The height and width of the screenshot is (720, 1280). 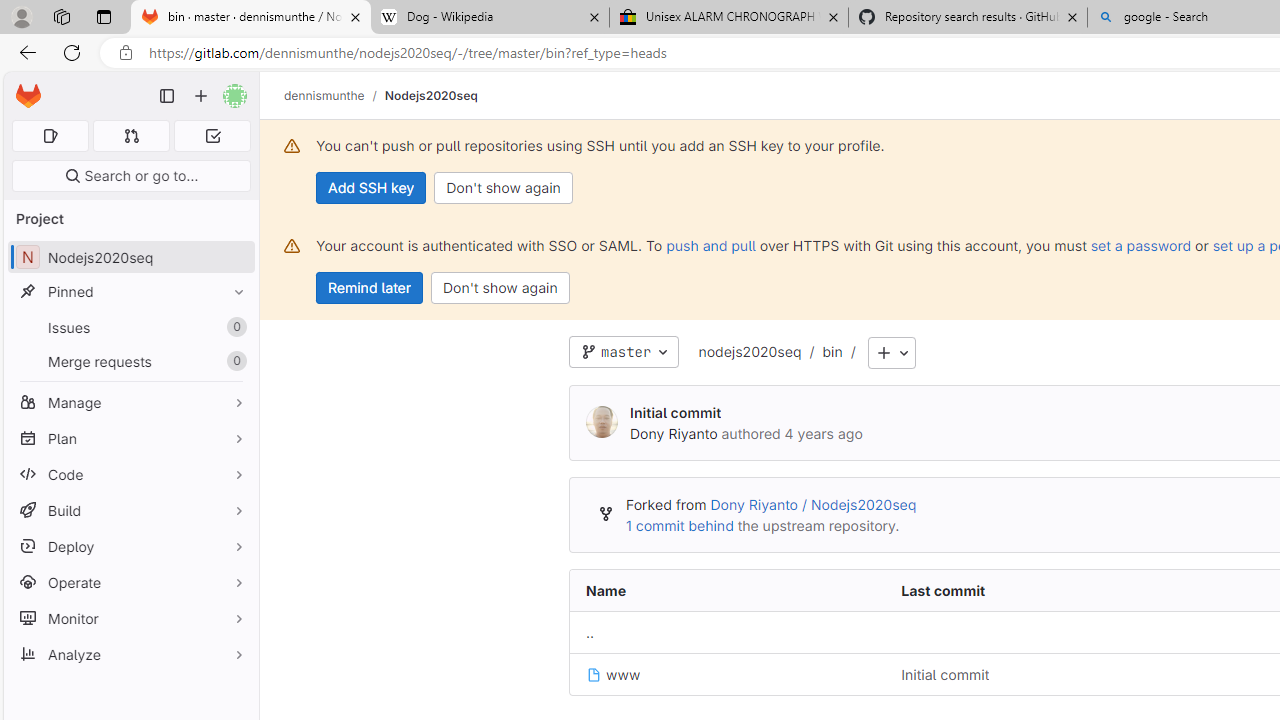 What do you see at coordinates (130, 291) in the screenshot?
I see `'Pinned'` at bounding box center [130, 291].